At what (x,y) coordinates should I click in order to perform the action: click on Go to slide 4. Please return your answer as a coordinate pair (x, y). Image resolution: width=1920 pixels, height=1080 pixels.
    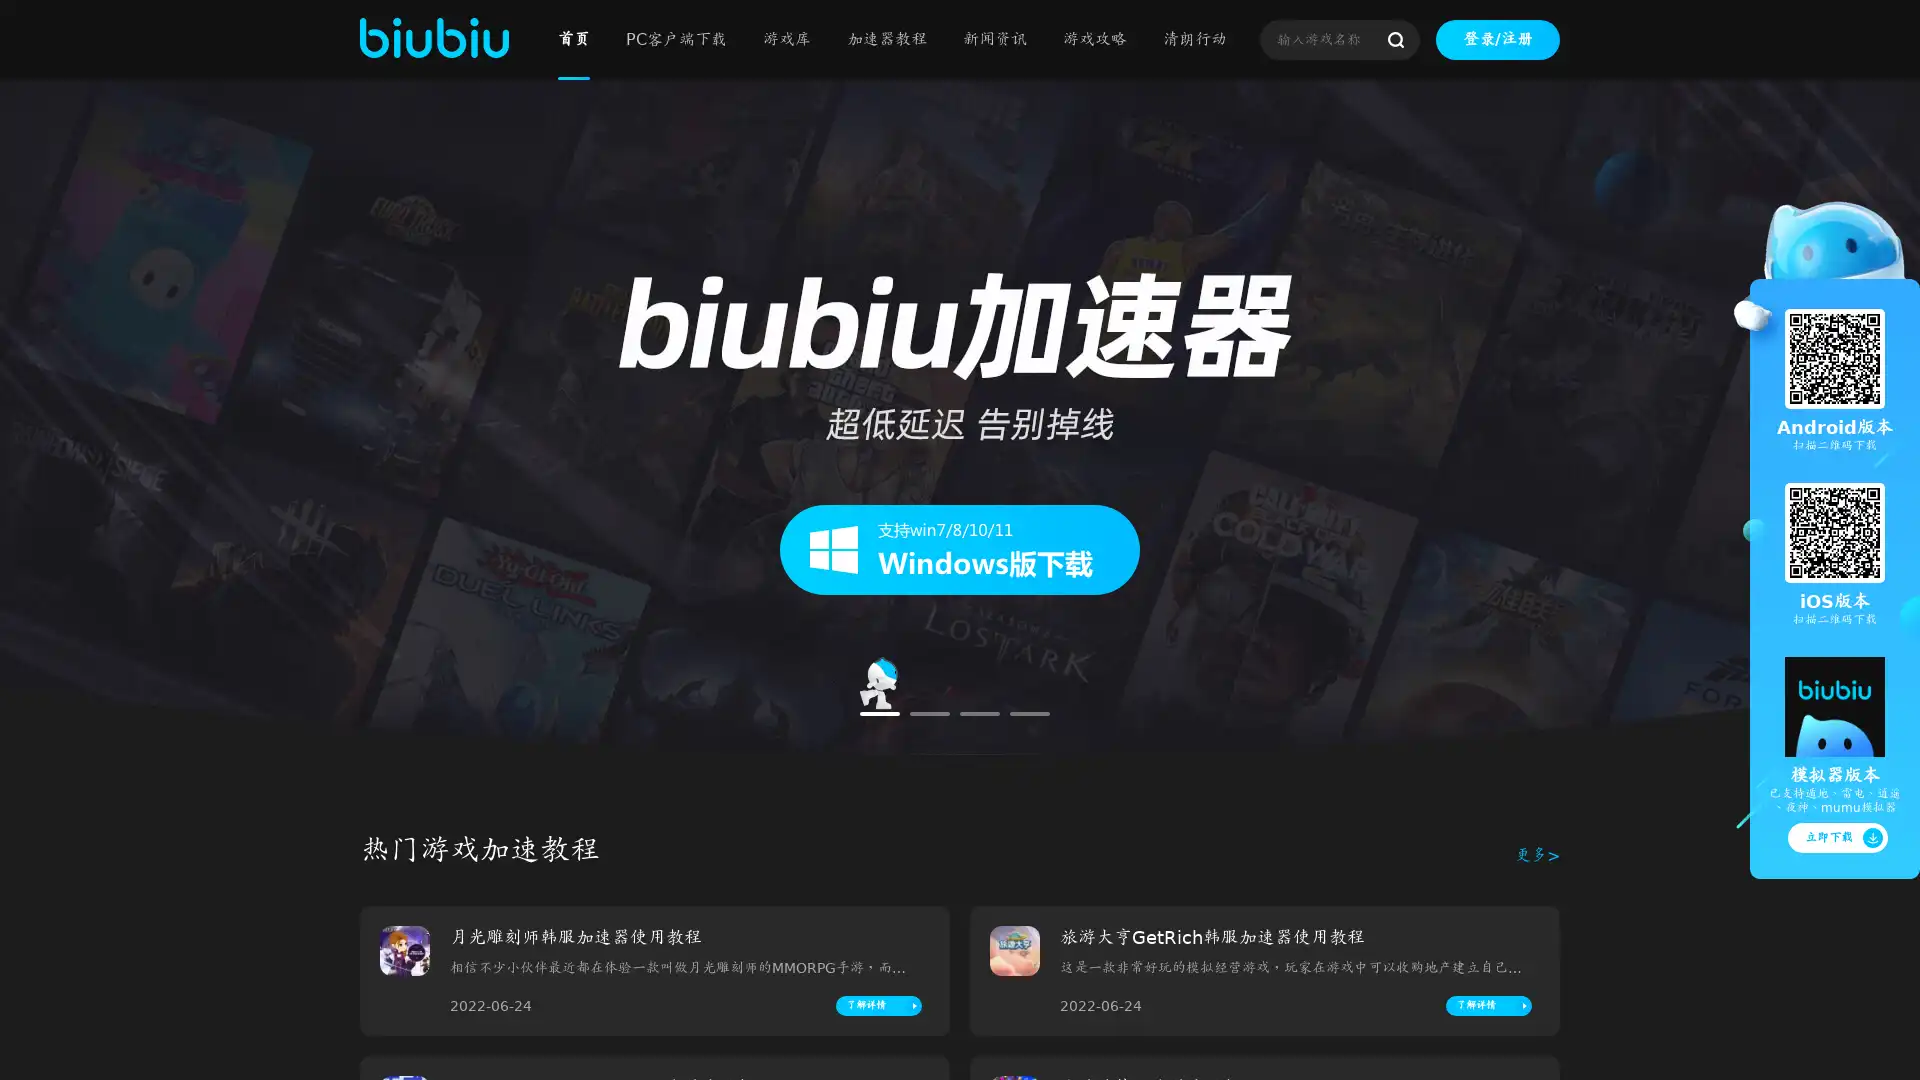
    Looking at the image, I should click on (1030, 681).